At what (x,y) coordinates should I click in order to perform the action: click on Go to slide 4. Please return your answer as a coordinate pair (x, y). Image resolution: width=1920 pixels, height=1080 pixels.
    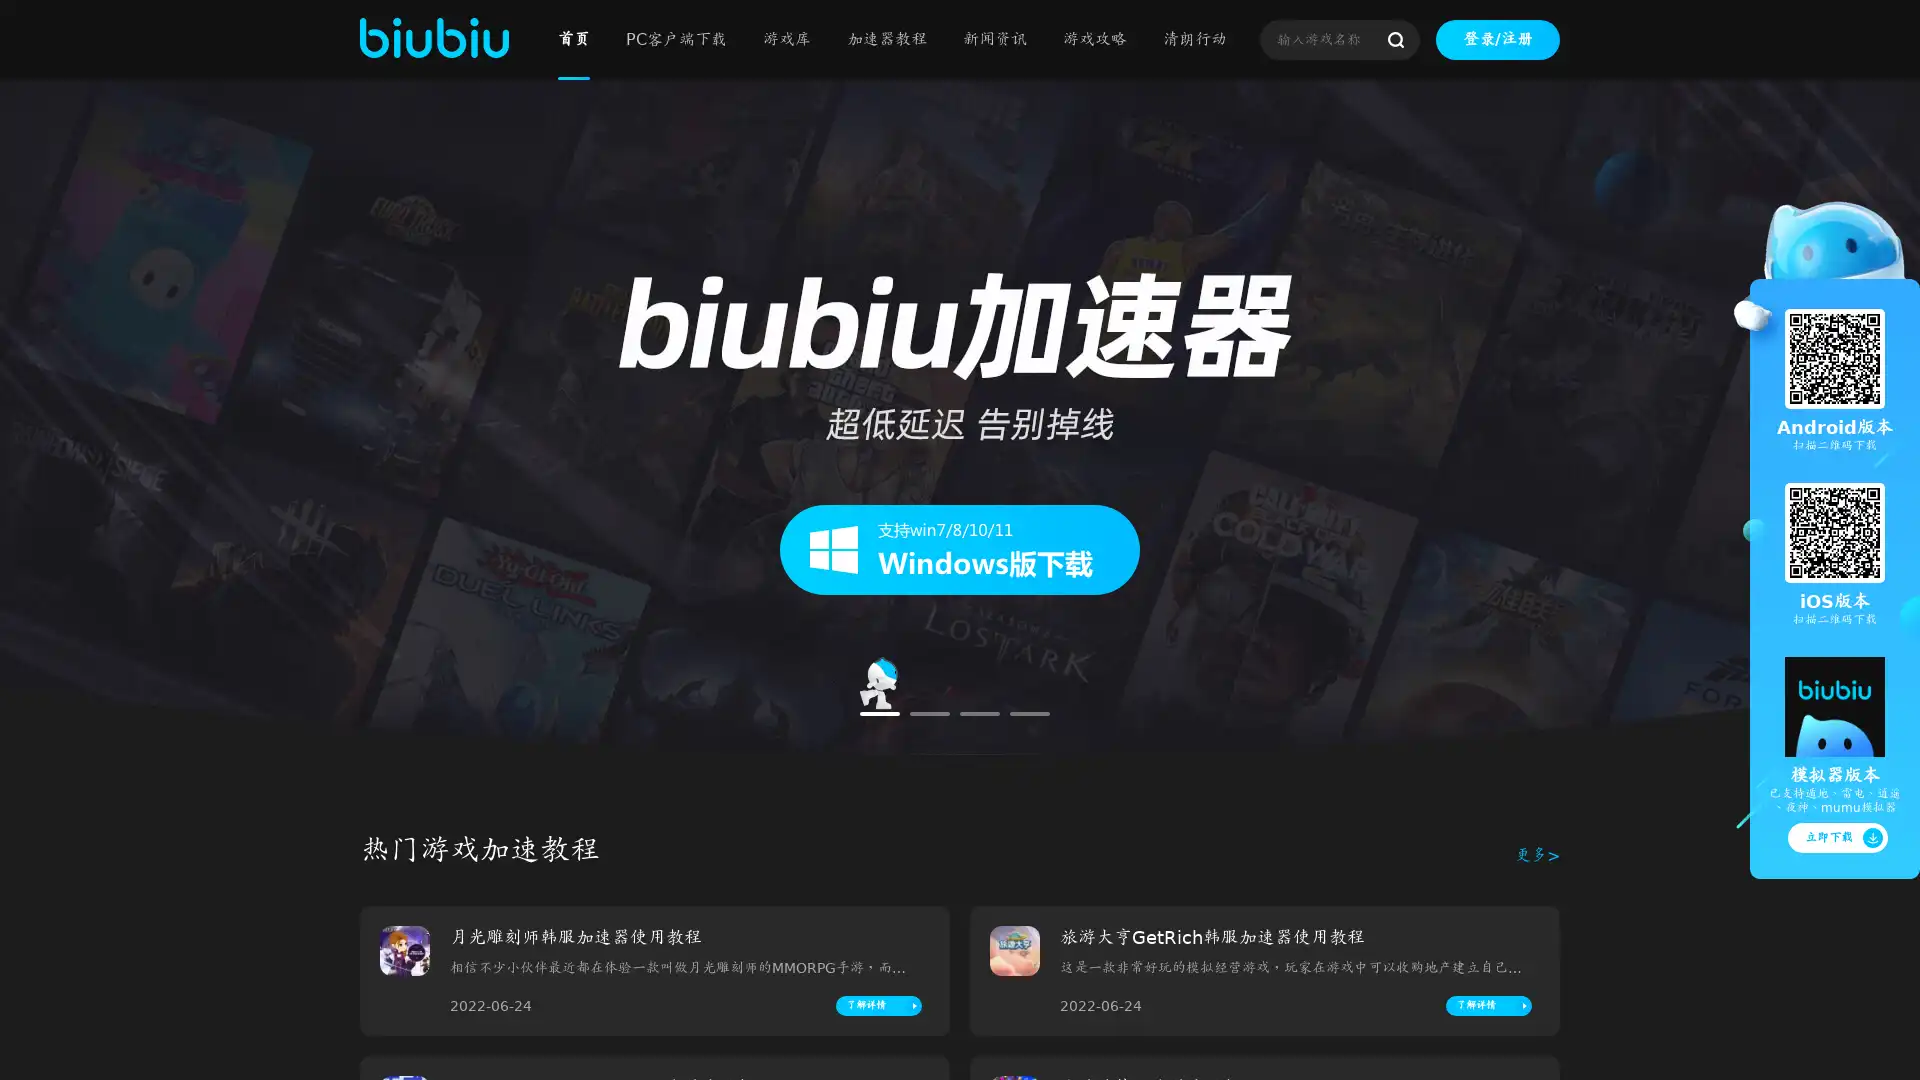
    Looking at the image, I should click on (1030, 681).